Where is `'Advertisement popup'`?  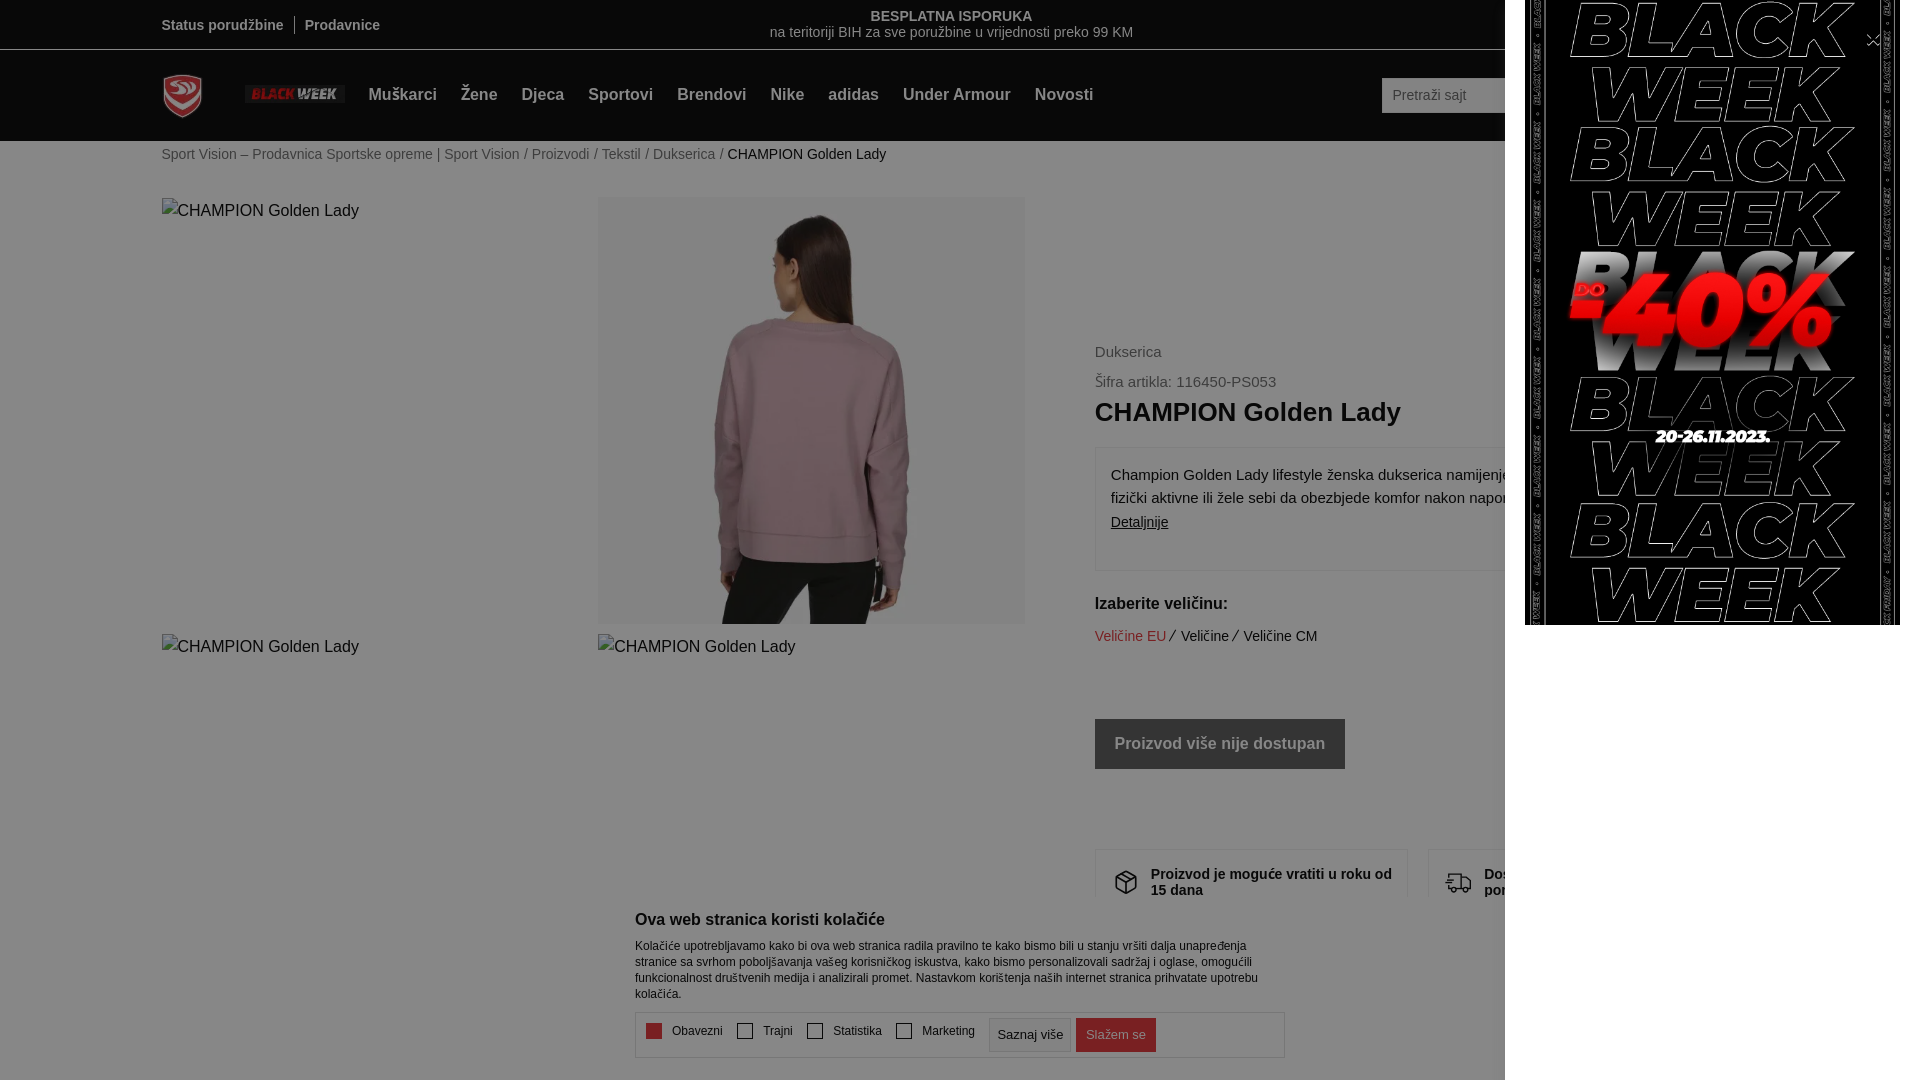
'Advertisement popup' is located at coordinates (1711, 311).